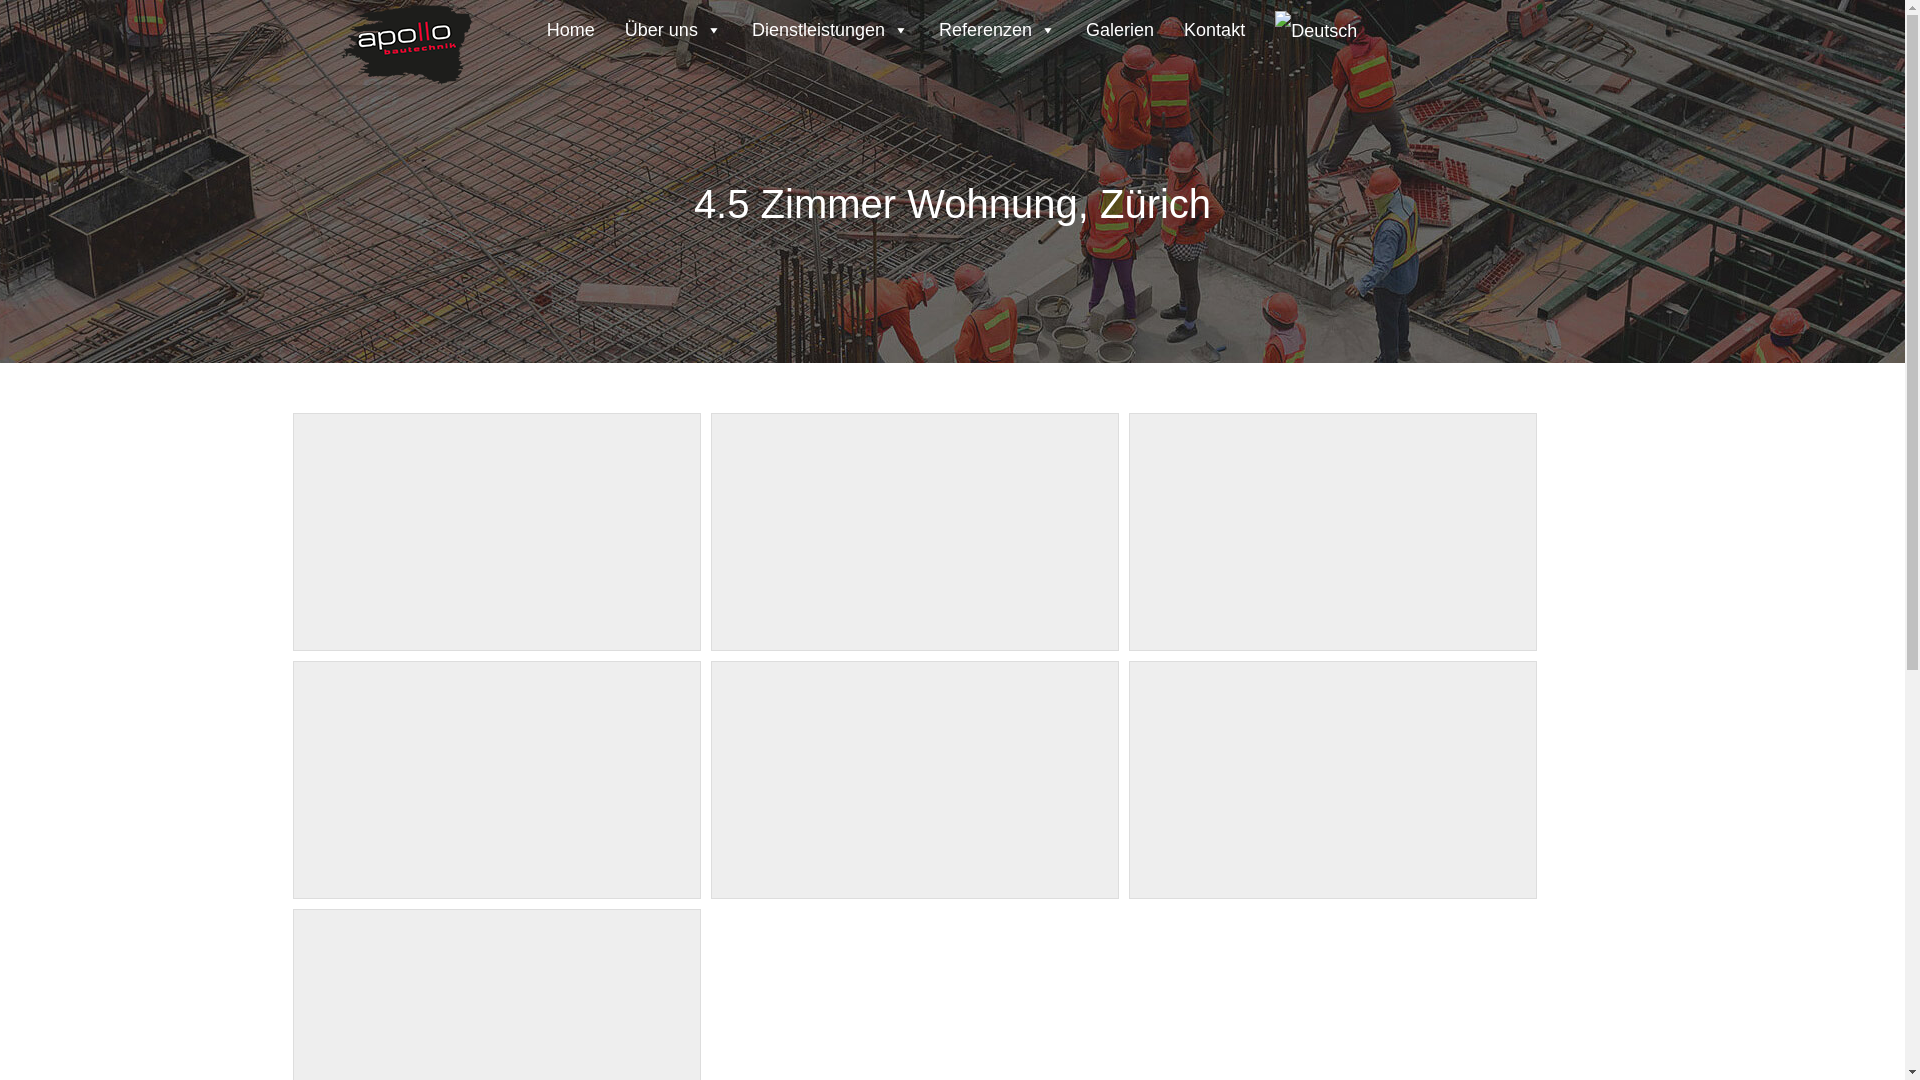 The image size is (1920, 1080). I want to click on 'Kontakt', so click(1169, 26).